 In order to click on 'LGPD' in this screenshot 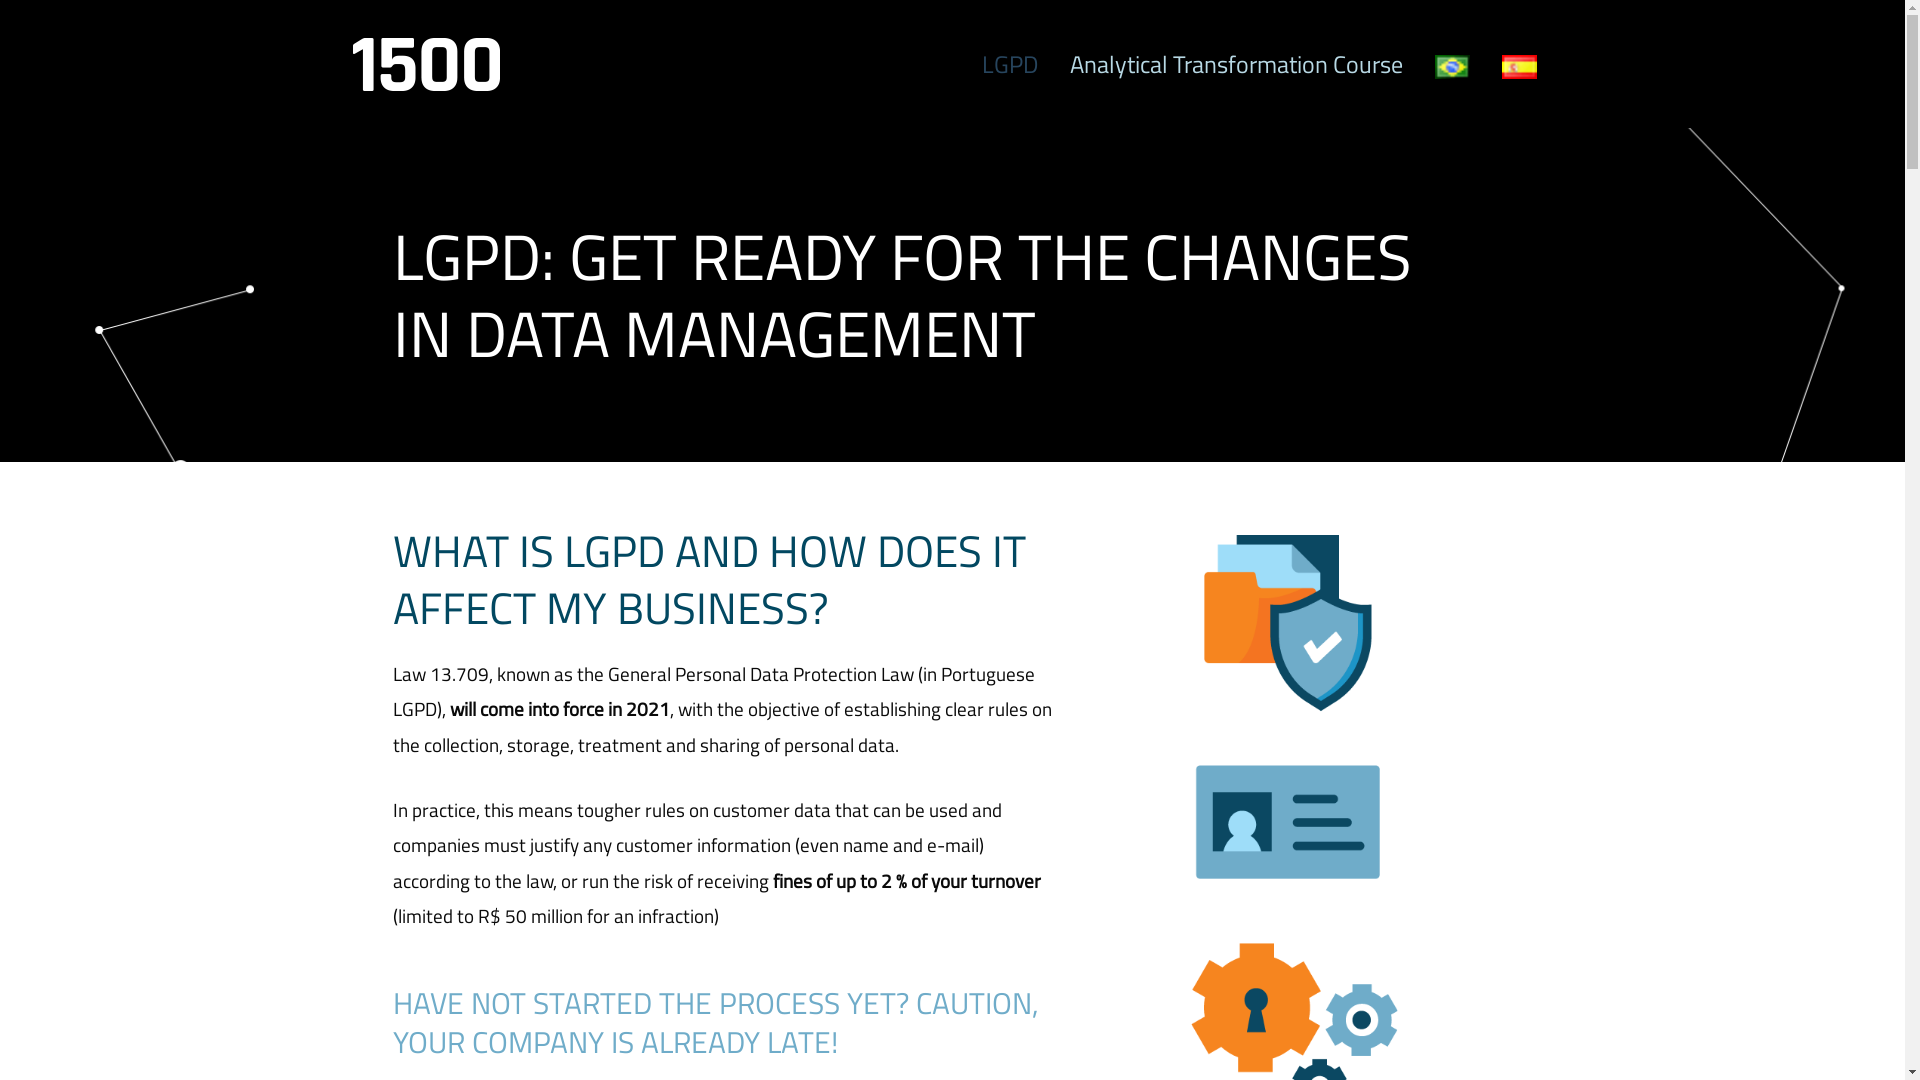, I will do `click(1009, 63)`.